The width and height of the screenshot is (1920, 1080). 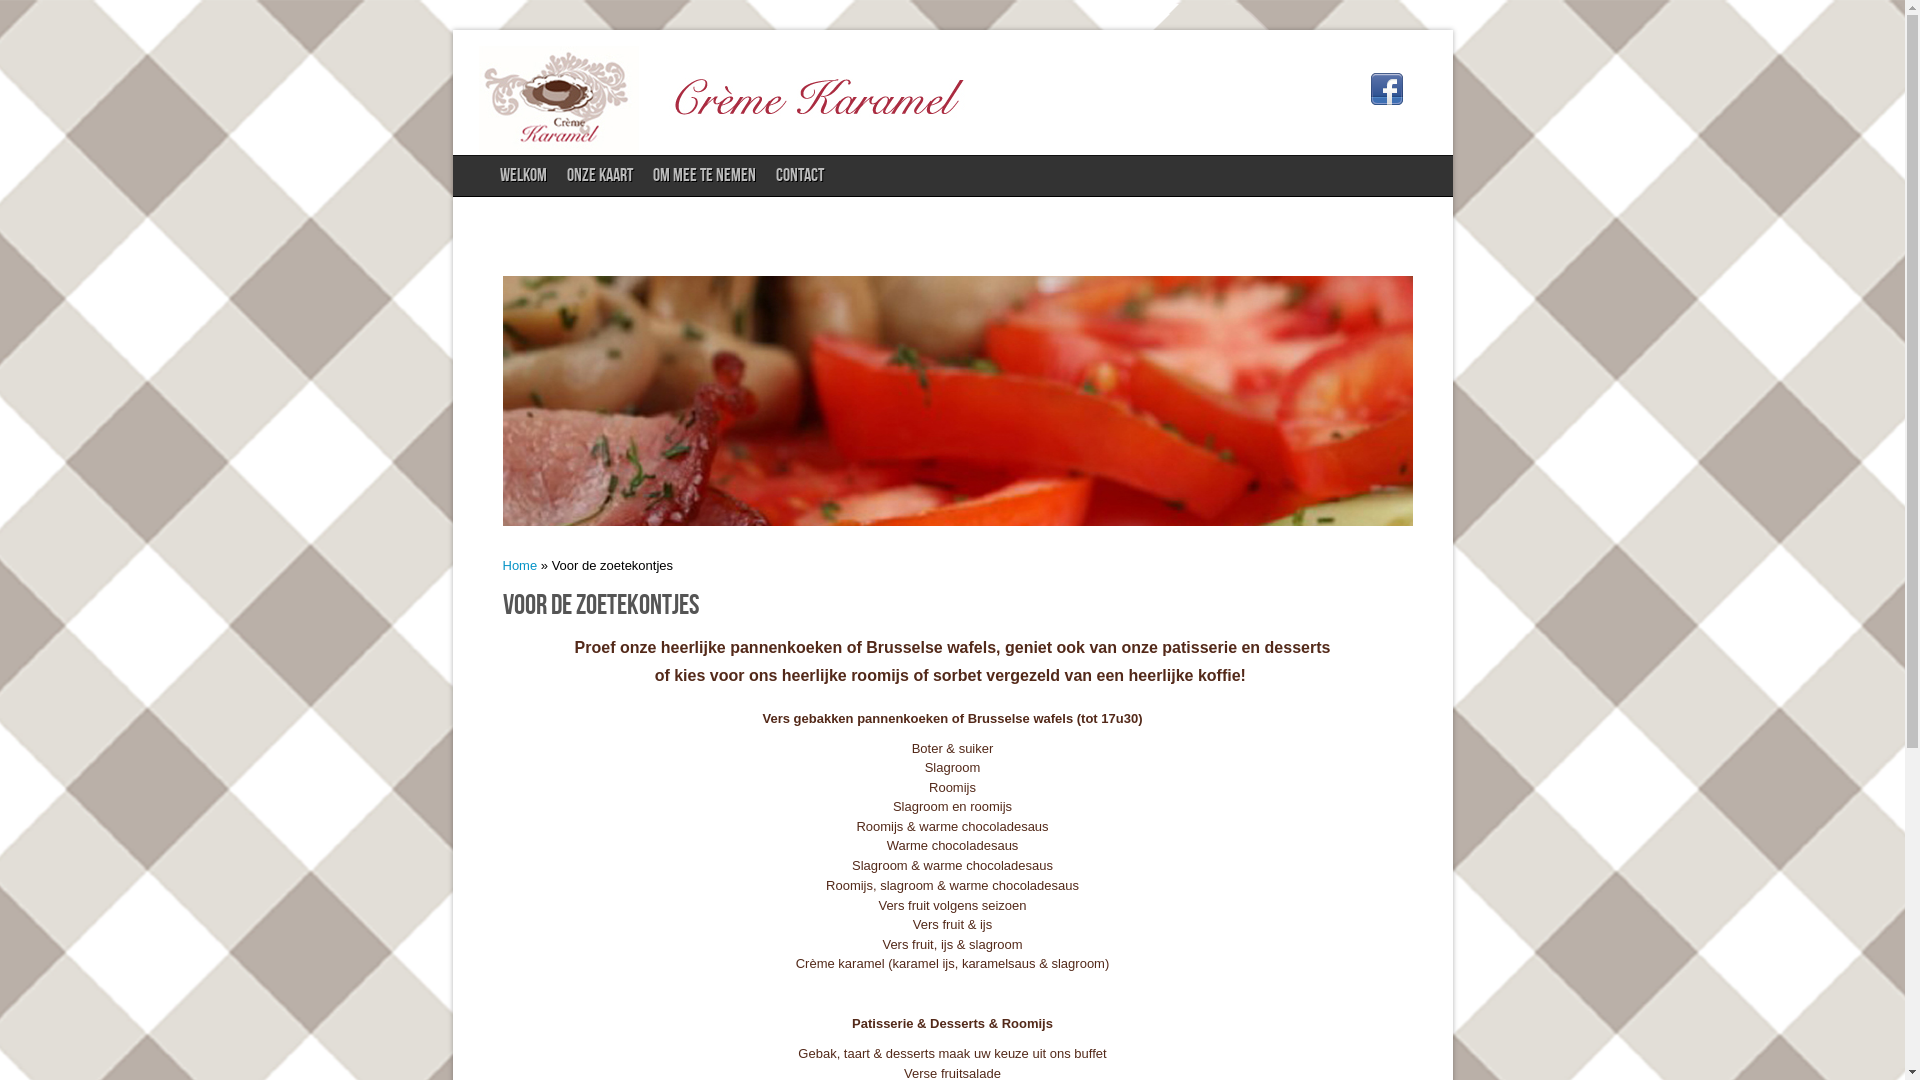 What do you see at coordinates (704, 175) in the screenshot?
I see `'OM MEE TE NEMEN'` at bounding box center [704, 175].